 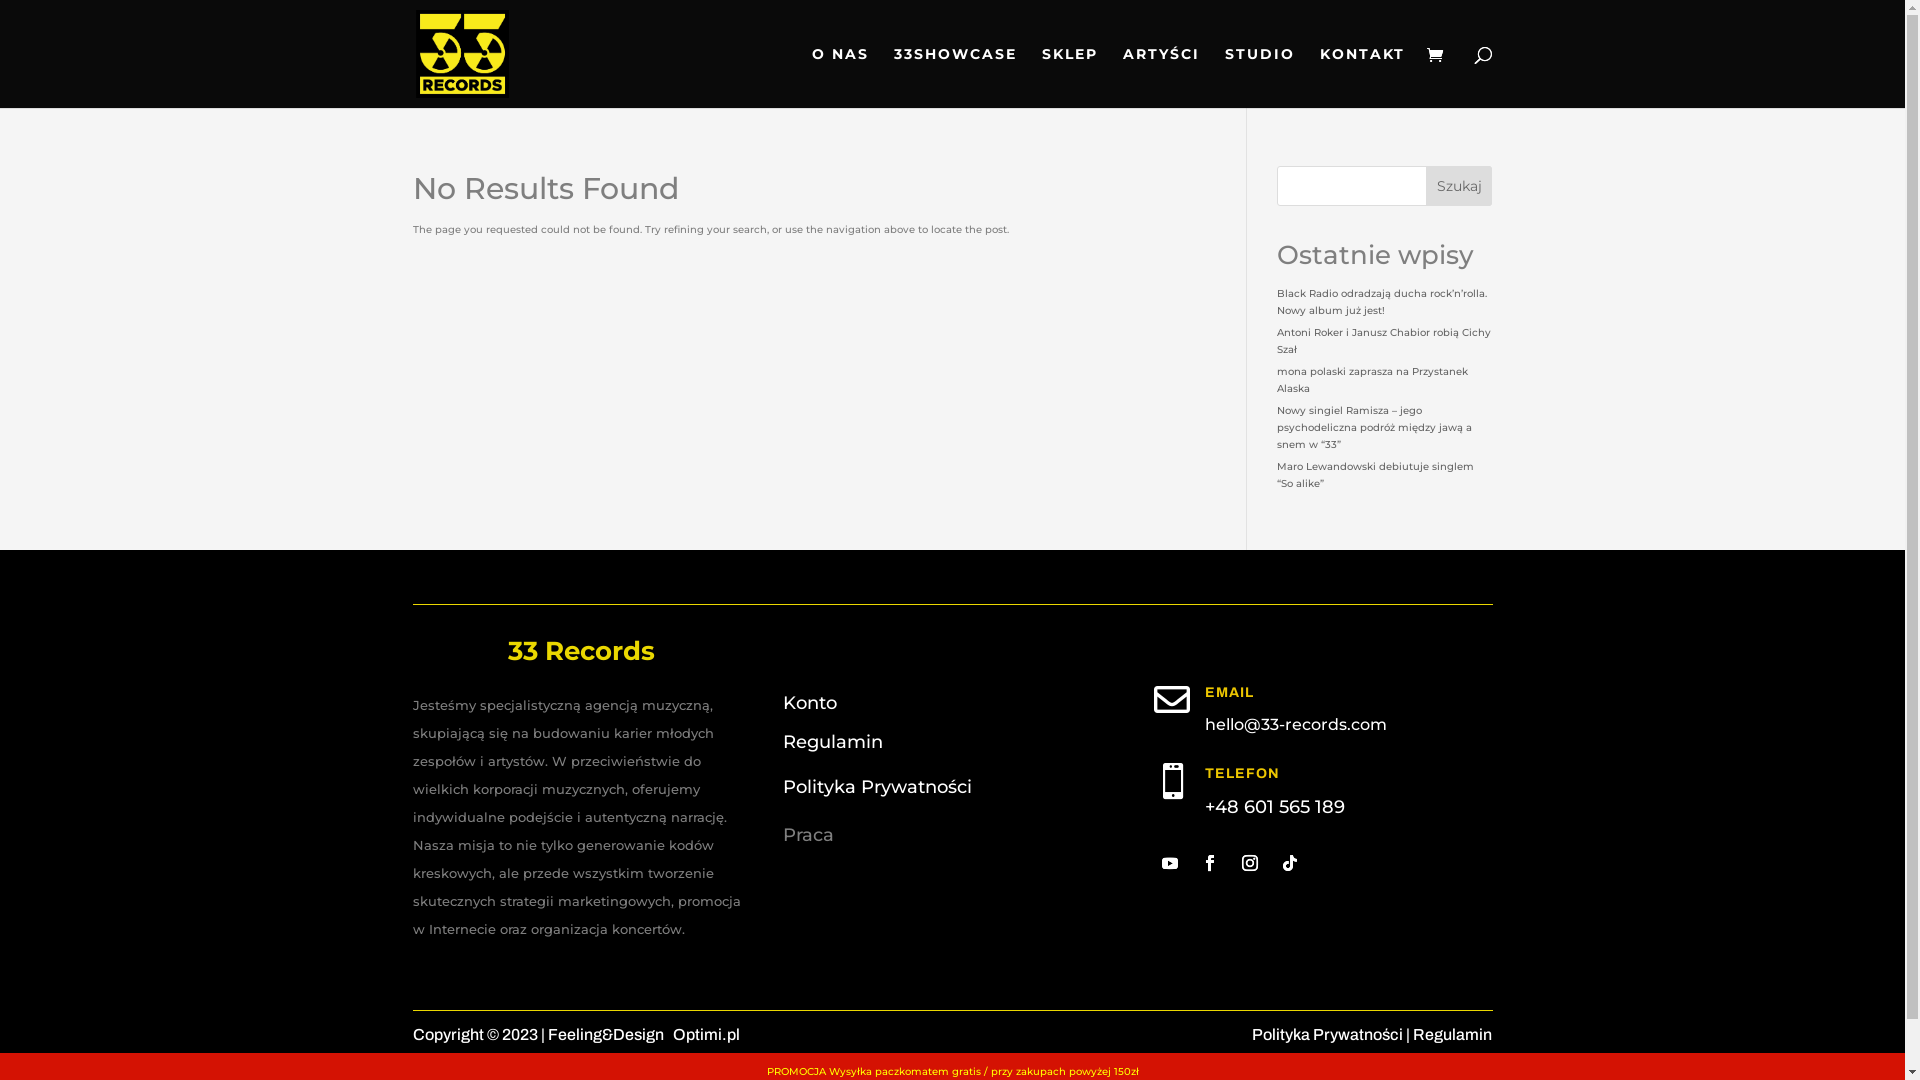 I want to click on 'O NAS', so click(x=811, y=76).